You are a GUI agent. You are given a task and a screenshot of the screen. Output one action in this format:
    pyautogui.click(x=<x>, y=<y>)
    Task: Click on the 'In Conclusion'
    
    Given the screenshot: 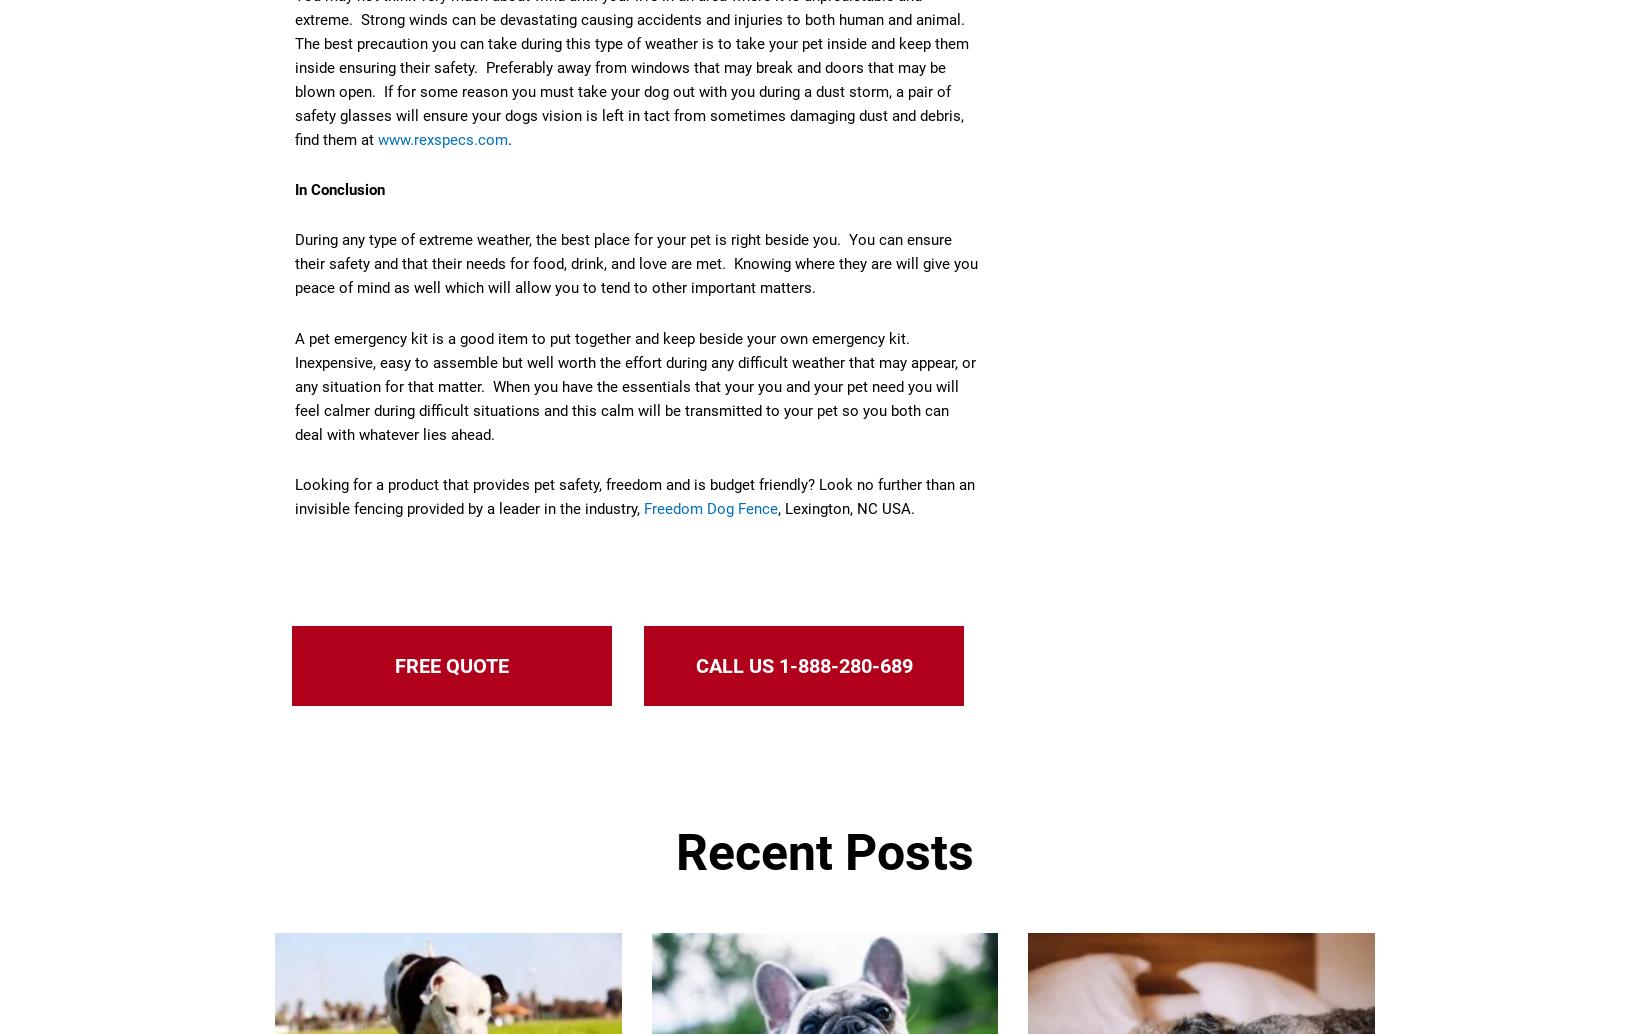 What is the action you would take?
    pyautogui.click(x=340, y=190)
    